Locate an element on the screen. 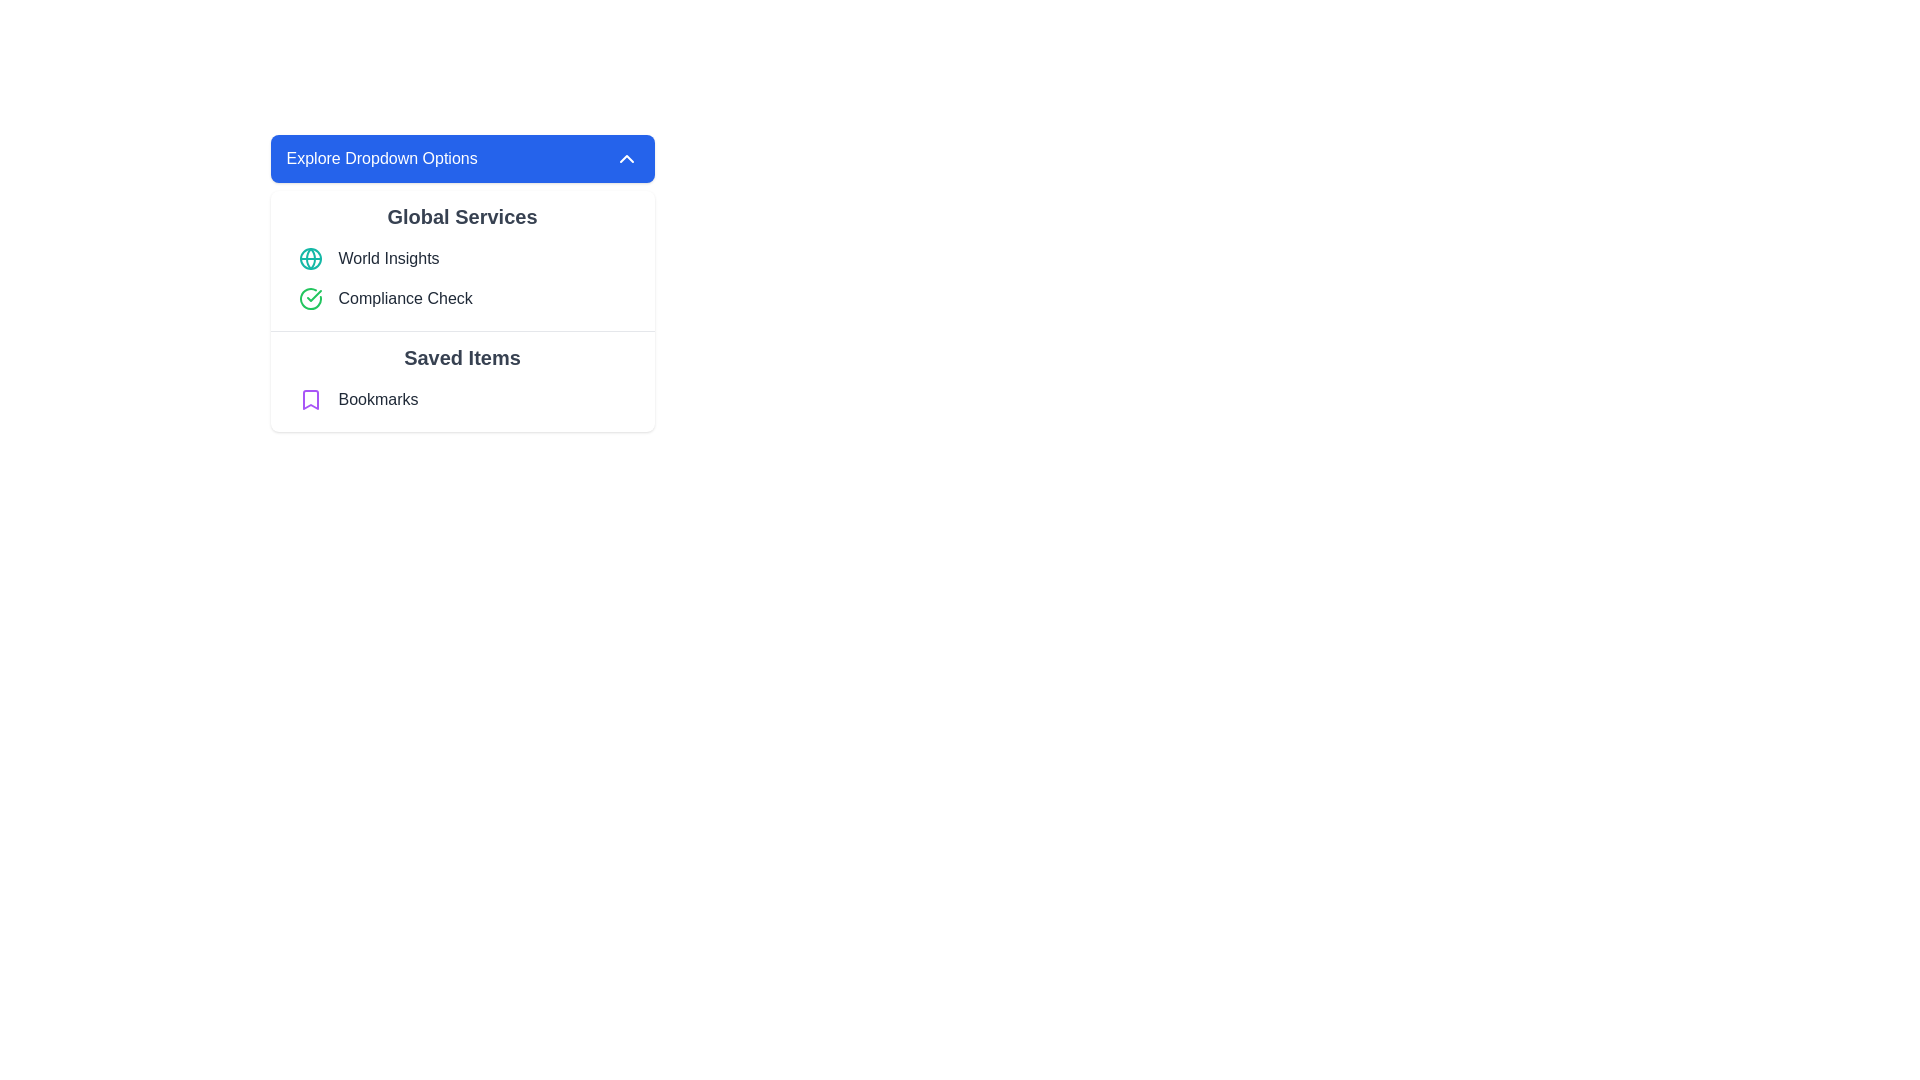  the green outlined checkmark icon located to the left of the 'Compliance Check' text in the dropdown menu under the 'Global Services' section is located at coordinates (309, 299).